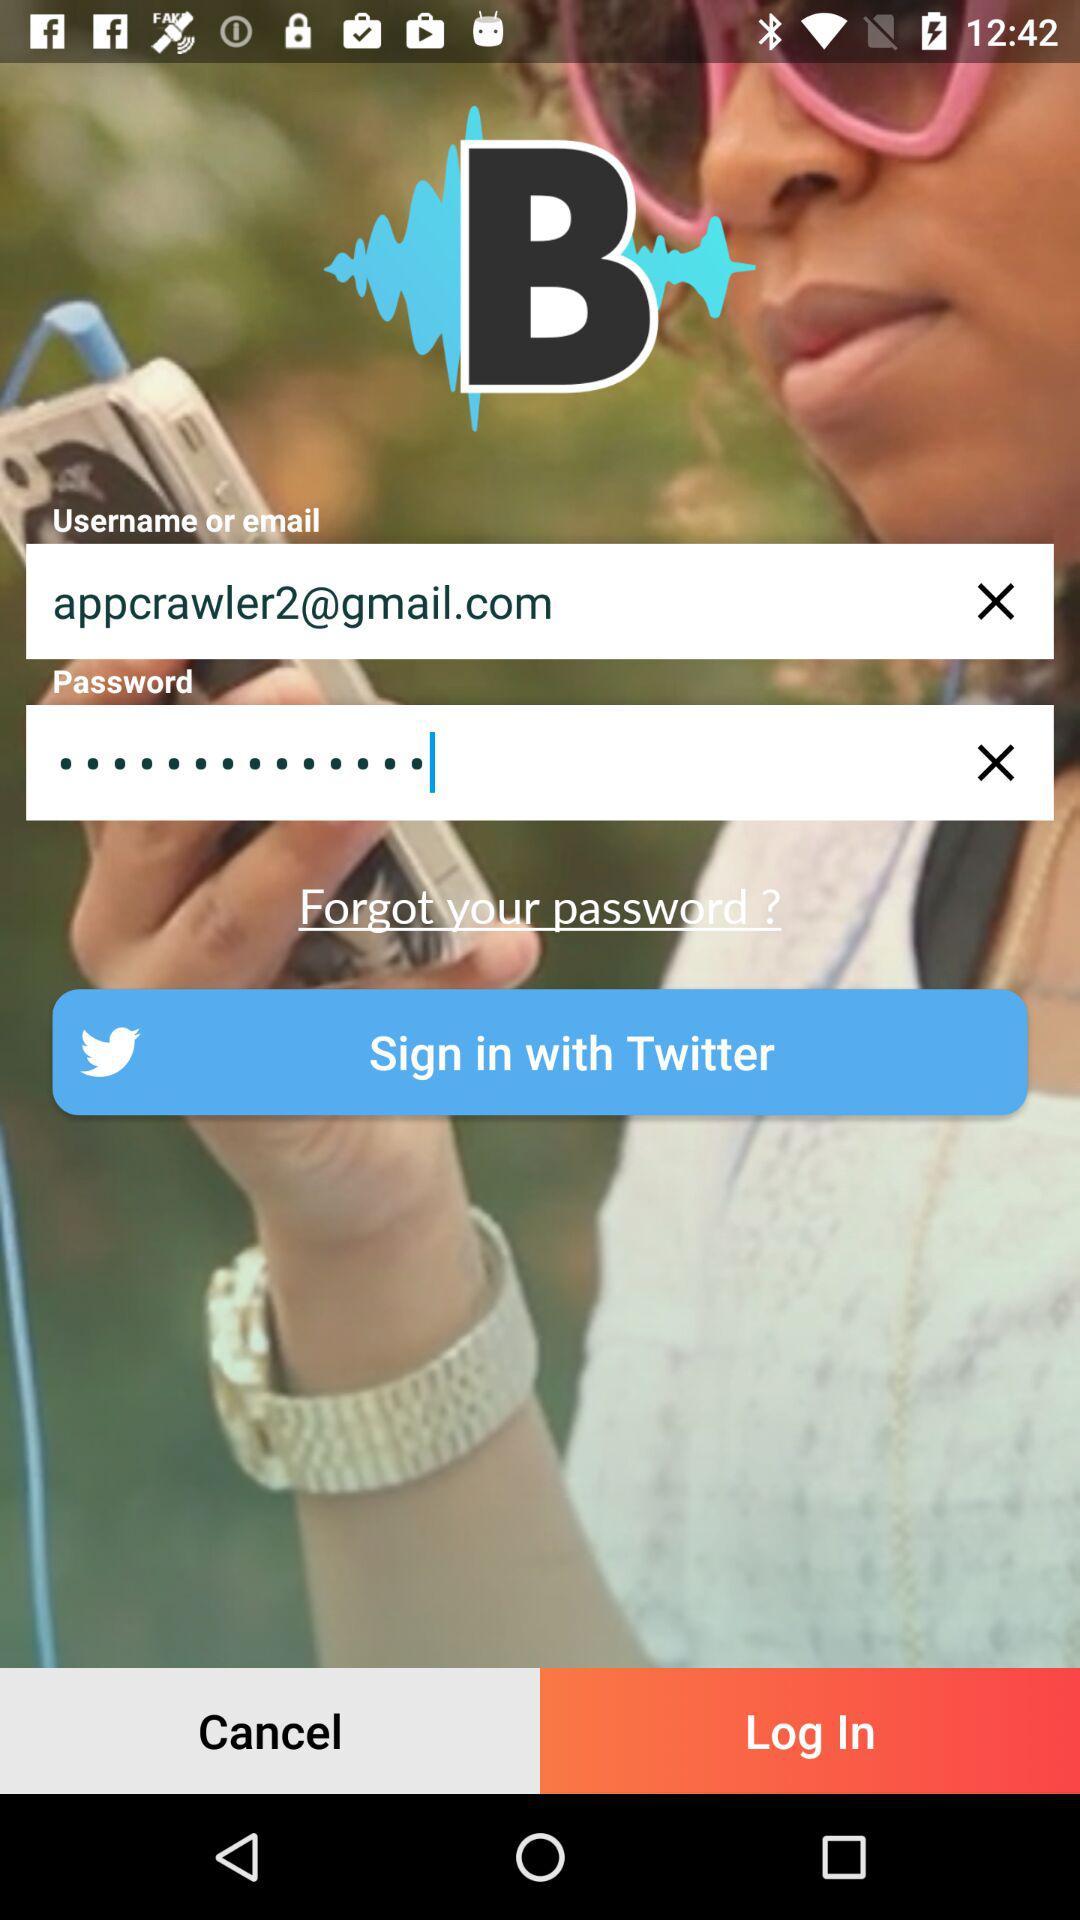 This screenshot has width=1080, height=1920. What do you see at coordinates (270, 1730) in the screenshot?
I see `cancel` at bounding box center [270, 1730].